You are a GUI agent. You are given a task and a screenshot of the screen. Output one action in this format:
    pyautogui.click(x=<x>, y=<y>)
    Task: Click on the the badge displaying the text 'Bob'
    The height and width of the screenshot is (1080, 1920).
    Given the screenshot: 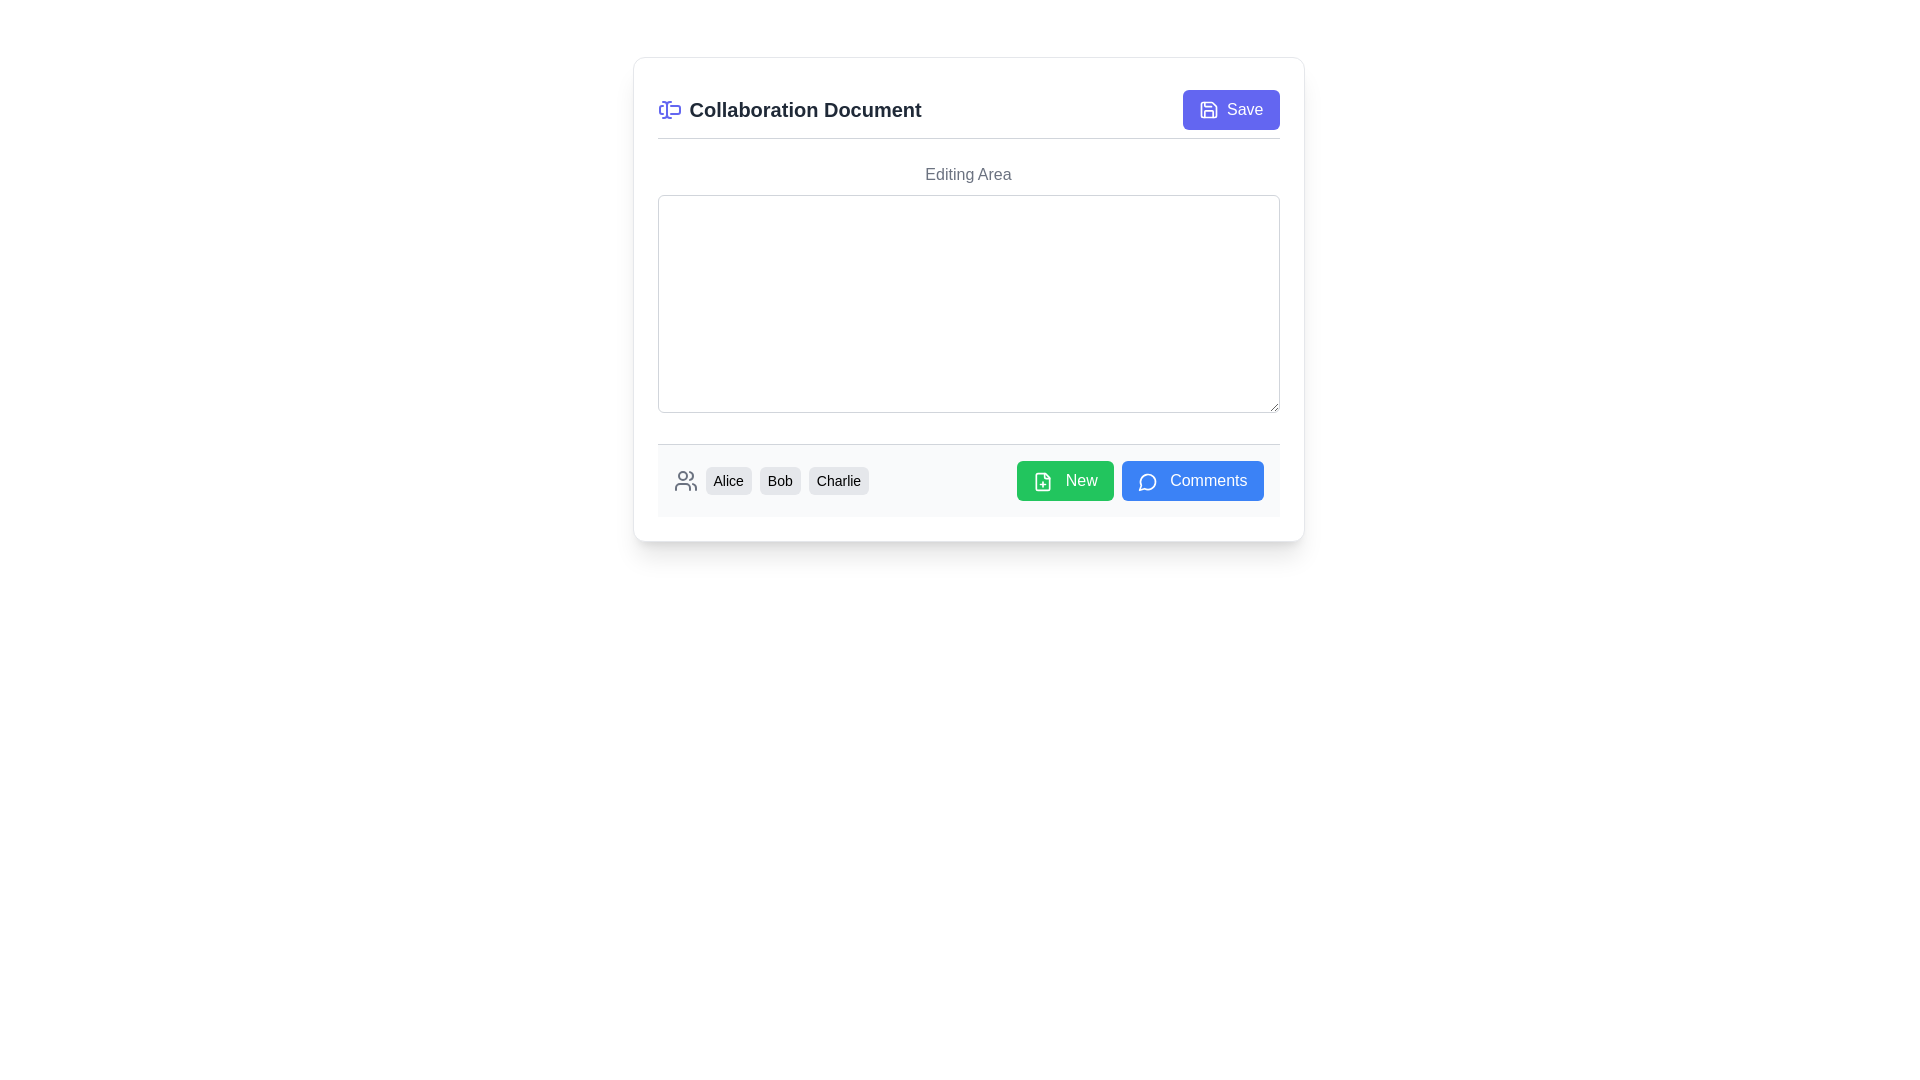 What is the action you would take?
    pyautogui.click(x=770, y=481)
    